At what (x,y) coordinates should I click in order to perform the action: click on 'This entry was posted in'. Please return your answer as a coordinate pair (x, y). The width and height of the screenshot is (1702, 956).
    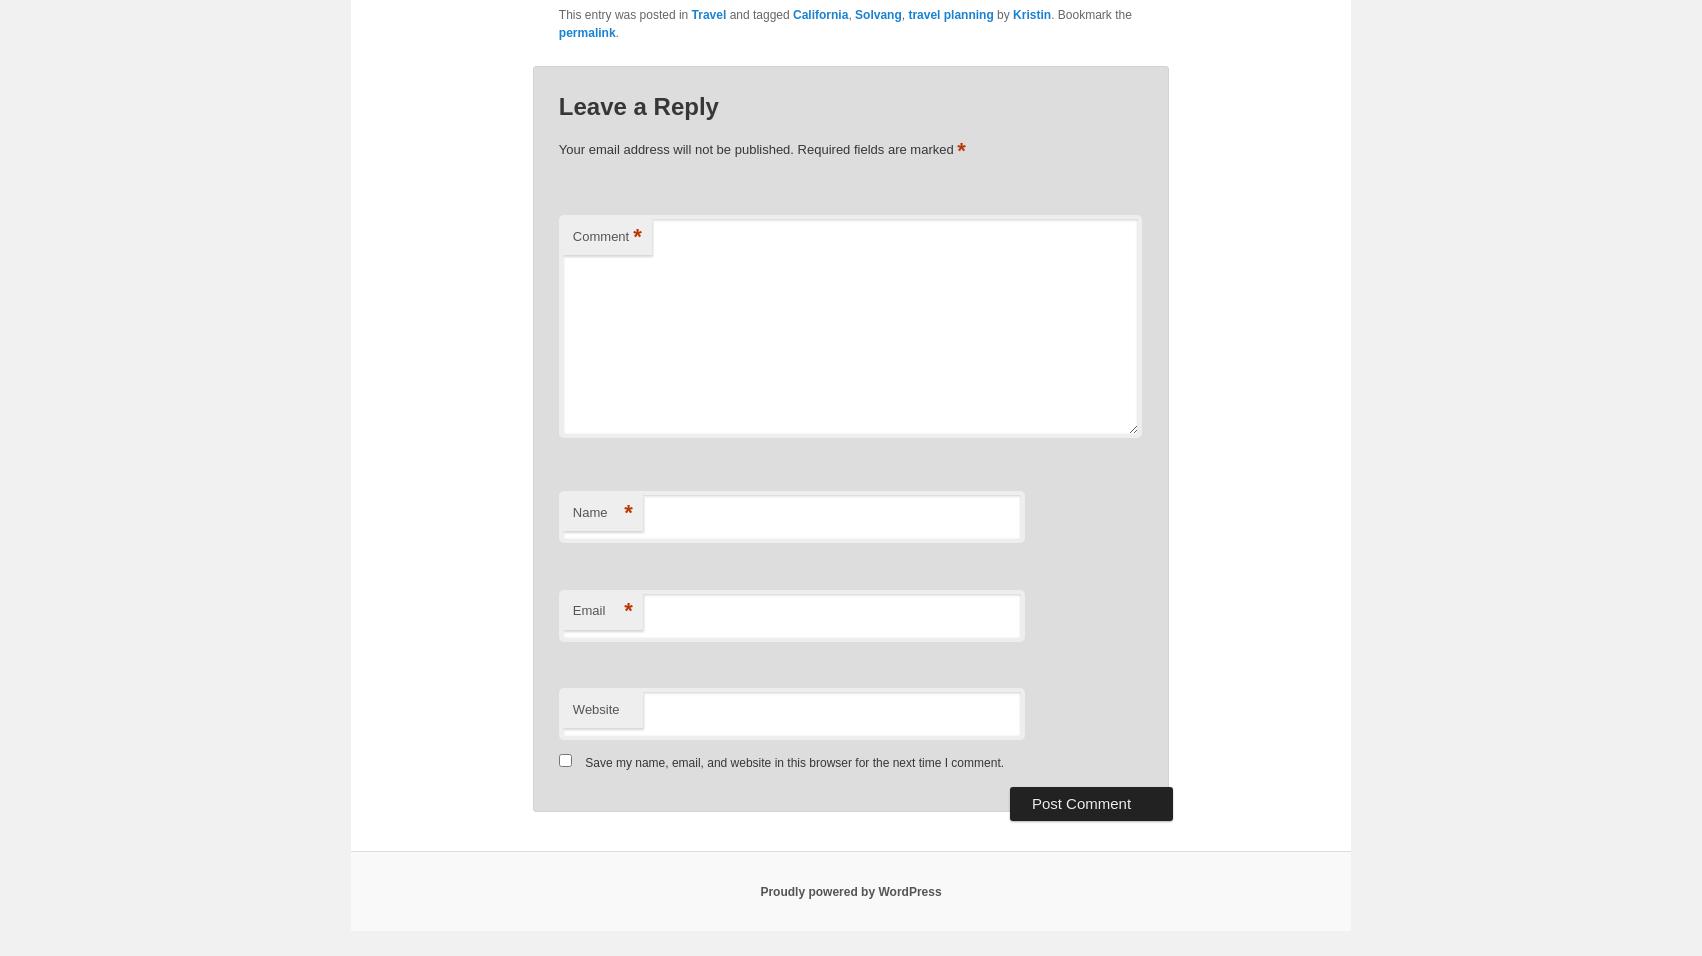
    Looking at the image, I should click on (624, 14).